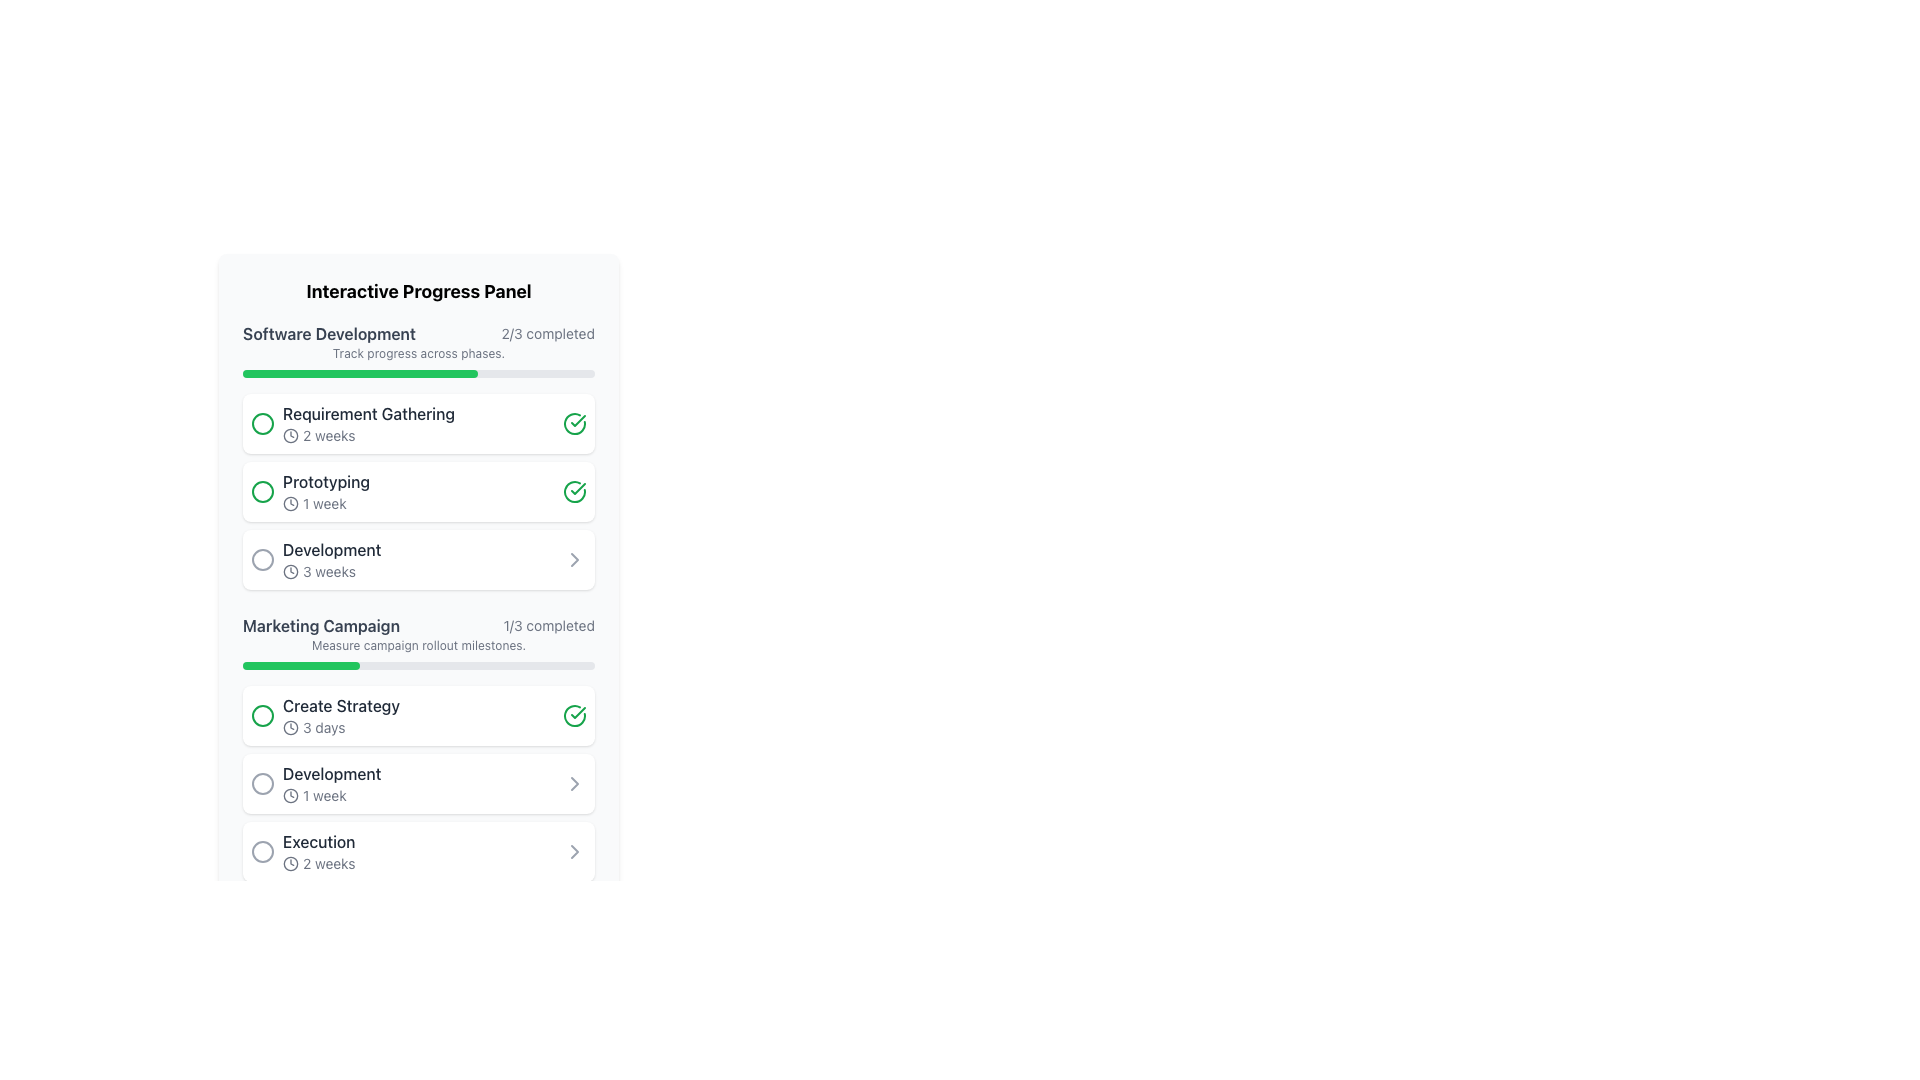 The image size is (1920, 1080). I want to click on the green Circle indicator or status marker located in the 'Marketing Campaign' section, to the immediate left of the 'Create Strategy' text, so click(262, 715).